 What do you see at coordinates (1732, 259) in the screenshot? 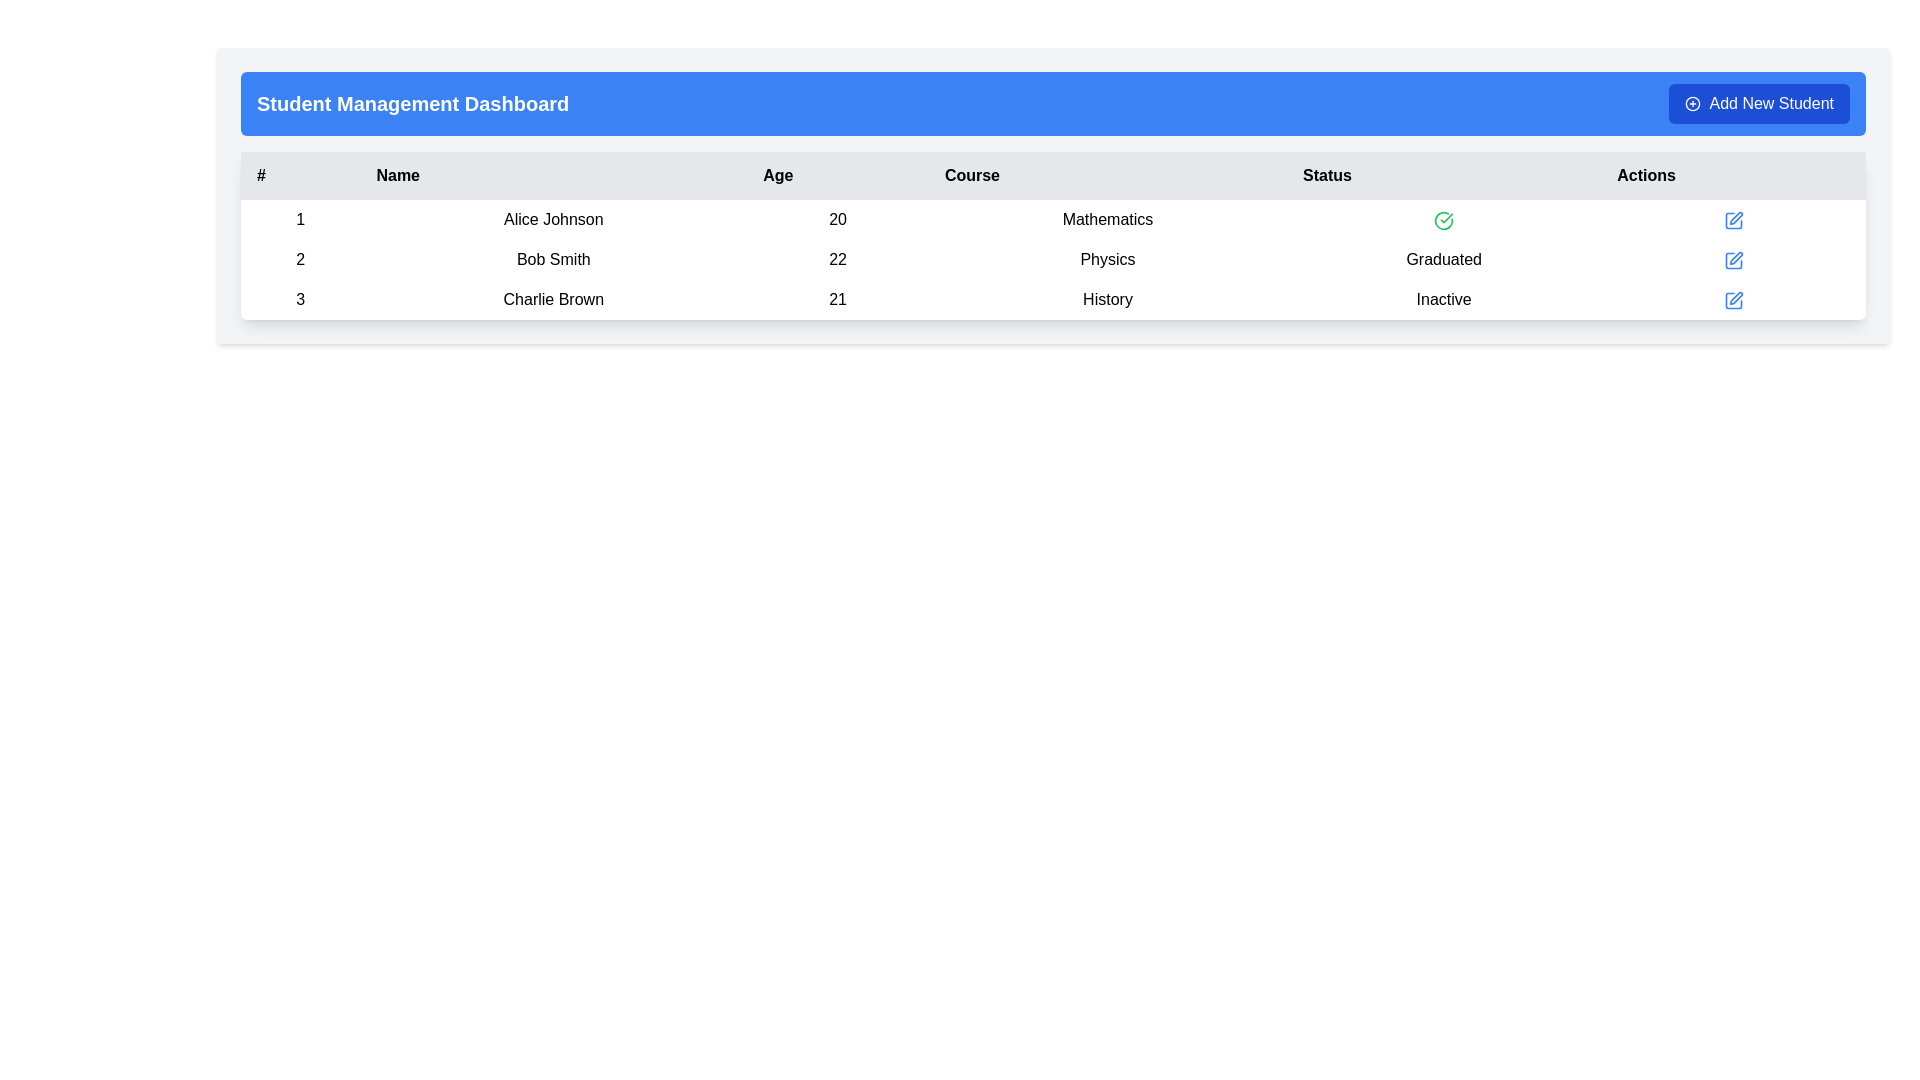
I see `the second action icon in the 'Actions' column of the table row, which is positioned to the right of the edit icon` at bounding box center [1732, 259].